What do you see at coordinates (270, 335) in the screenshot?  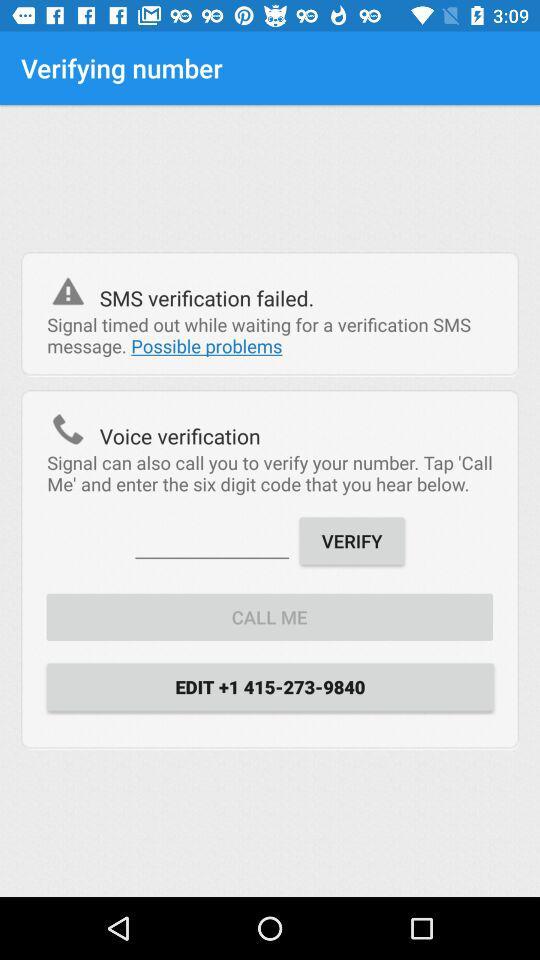 I see `signal timed out icon` at bounding box center [270, 335].